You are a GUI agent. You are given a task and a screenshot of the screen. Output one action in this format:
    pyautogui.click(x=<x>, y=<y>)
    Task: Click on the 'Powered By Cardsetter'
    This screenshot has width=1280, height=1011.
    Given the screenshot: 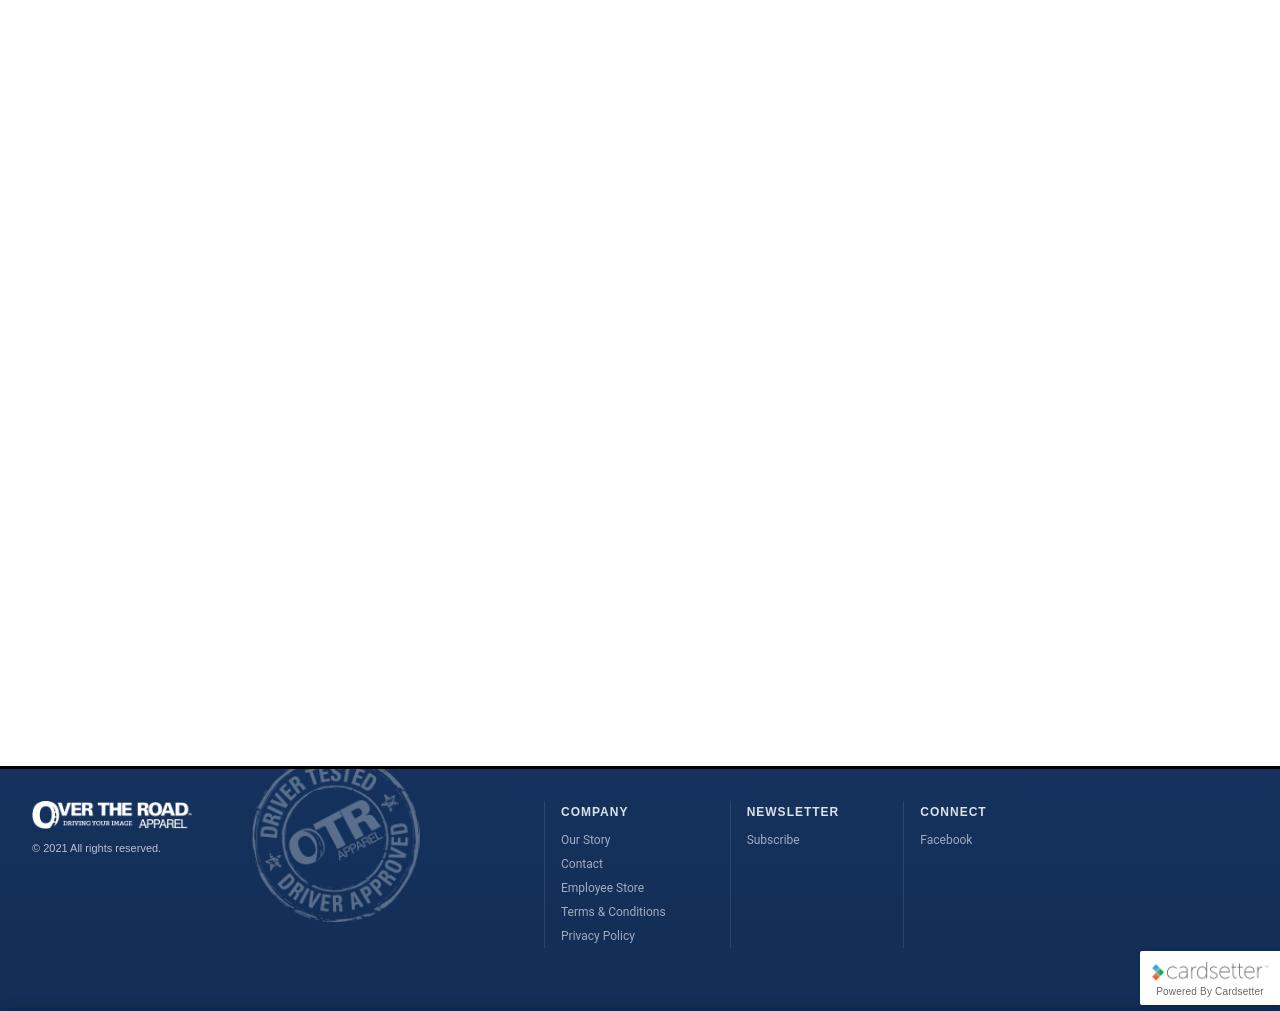 What is the action you would take?
    pyautogui.click(x=1208, y=990)
    